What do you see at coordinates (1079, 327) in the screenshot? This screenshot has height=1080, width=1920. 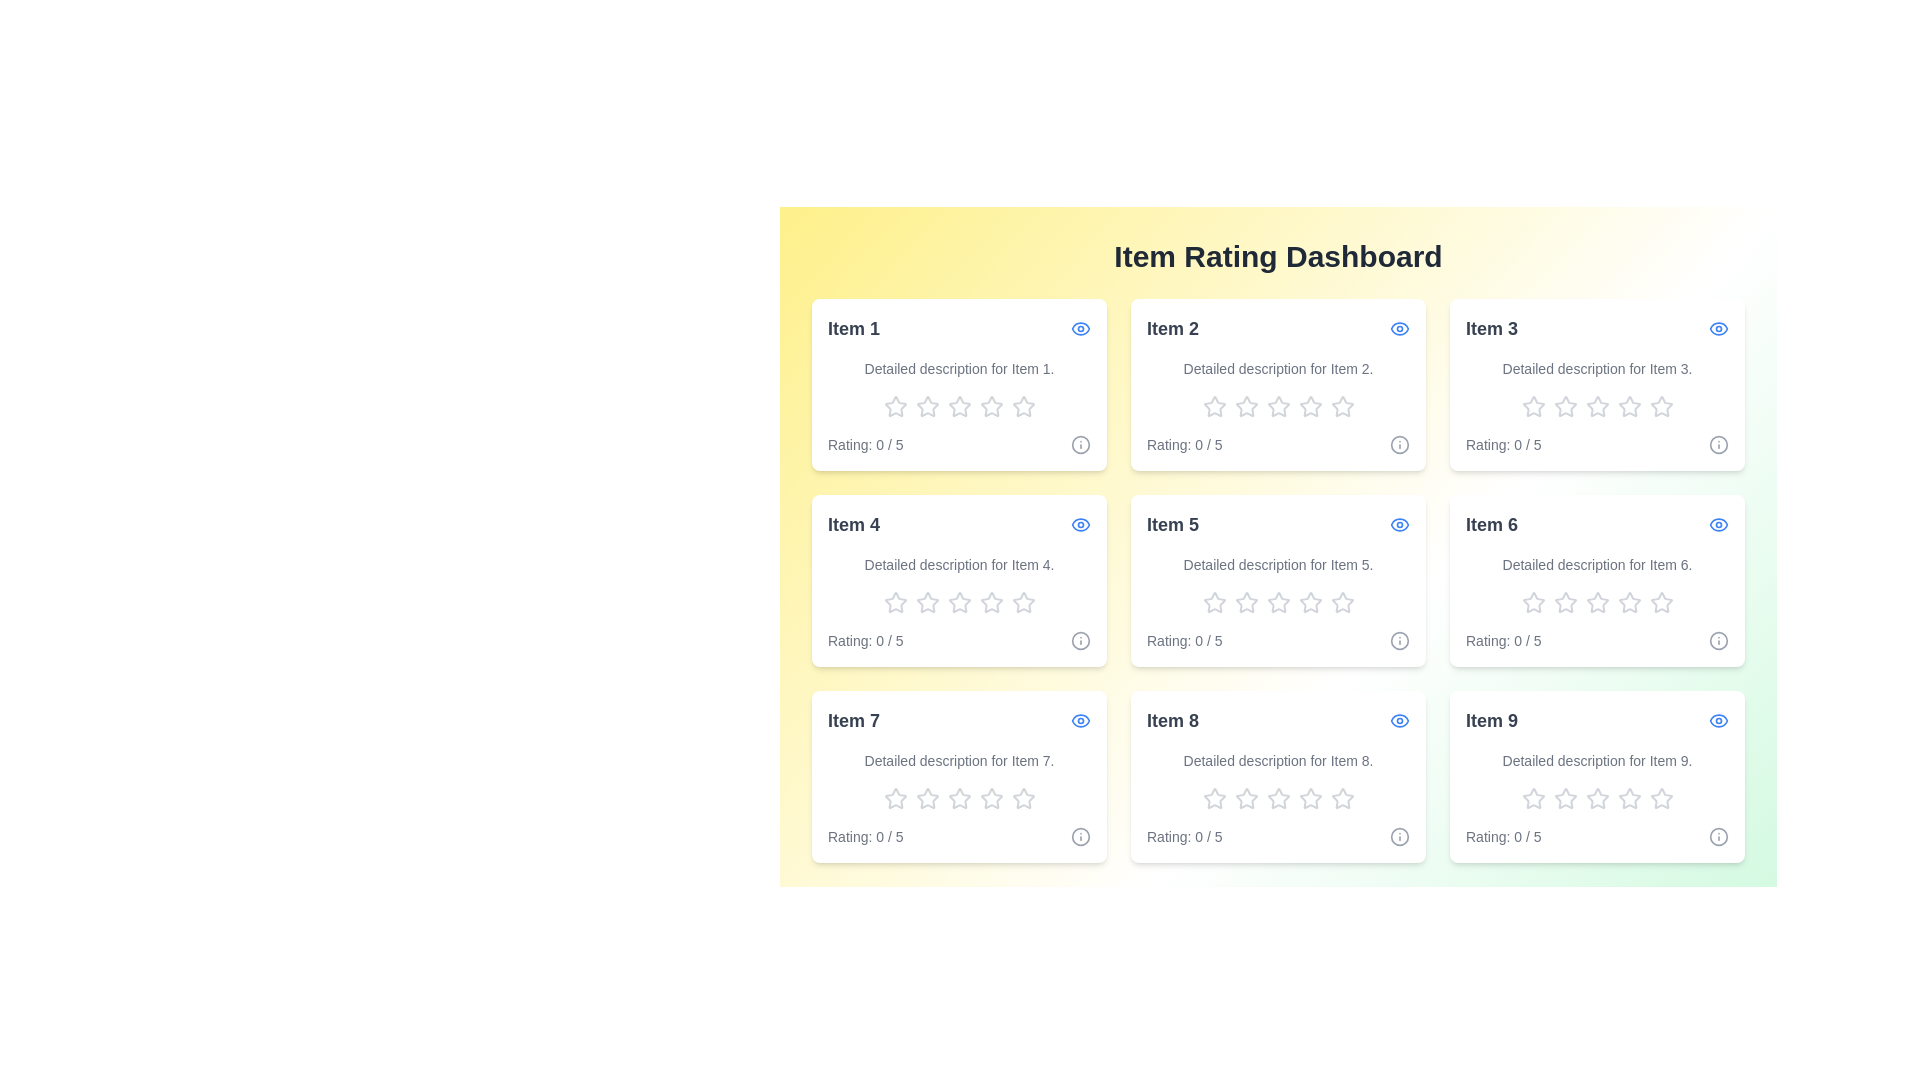 I see `the eye icon to view additional details for the selected item` at bounding box center [1079, 327].